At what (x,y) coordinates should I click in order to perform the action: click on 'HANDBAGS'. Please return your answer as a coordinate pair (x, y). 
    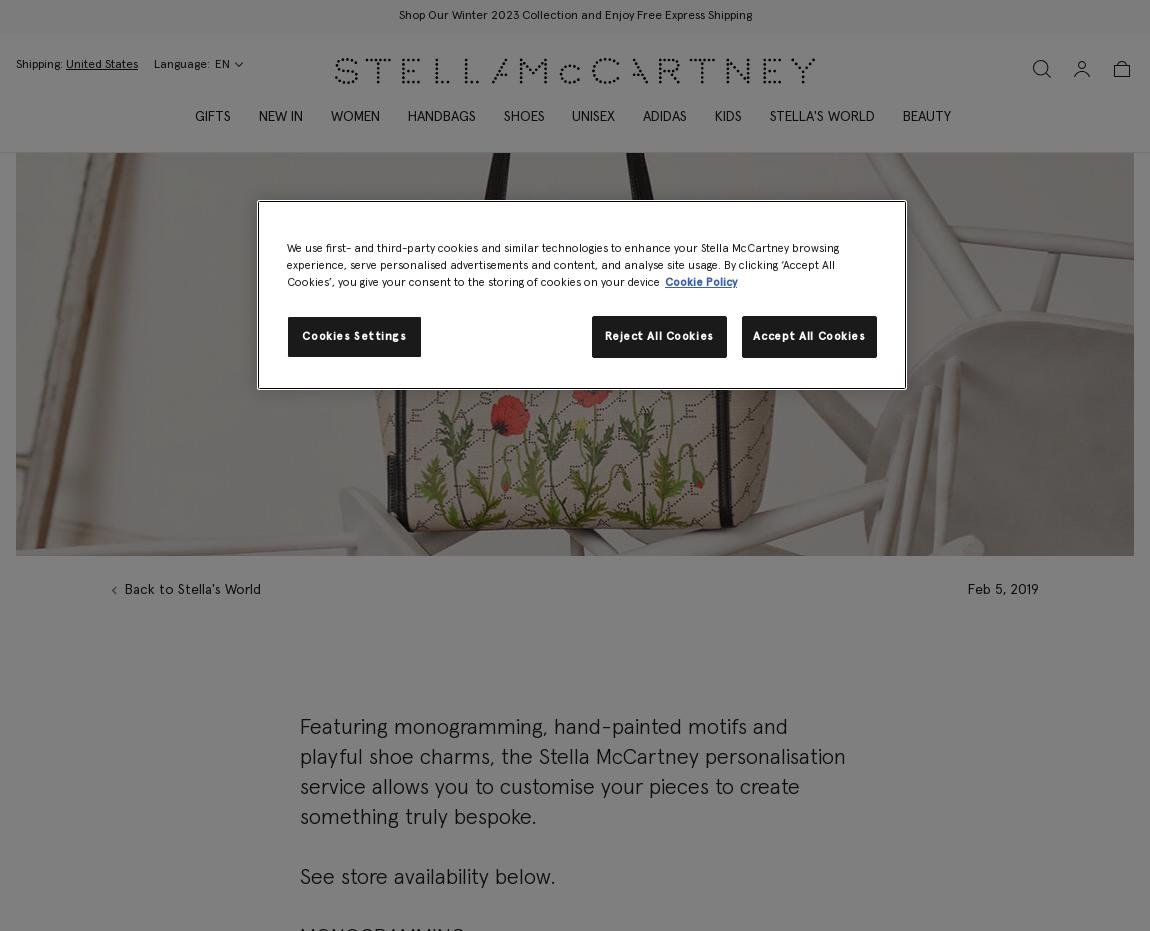
    Looking at the image, I should click on (441, 117).